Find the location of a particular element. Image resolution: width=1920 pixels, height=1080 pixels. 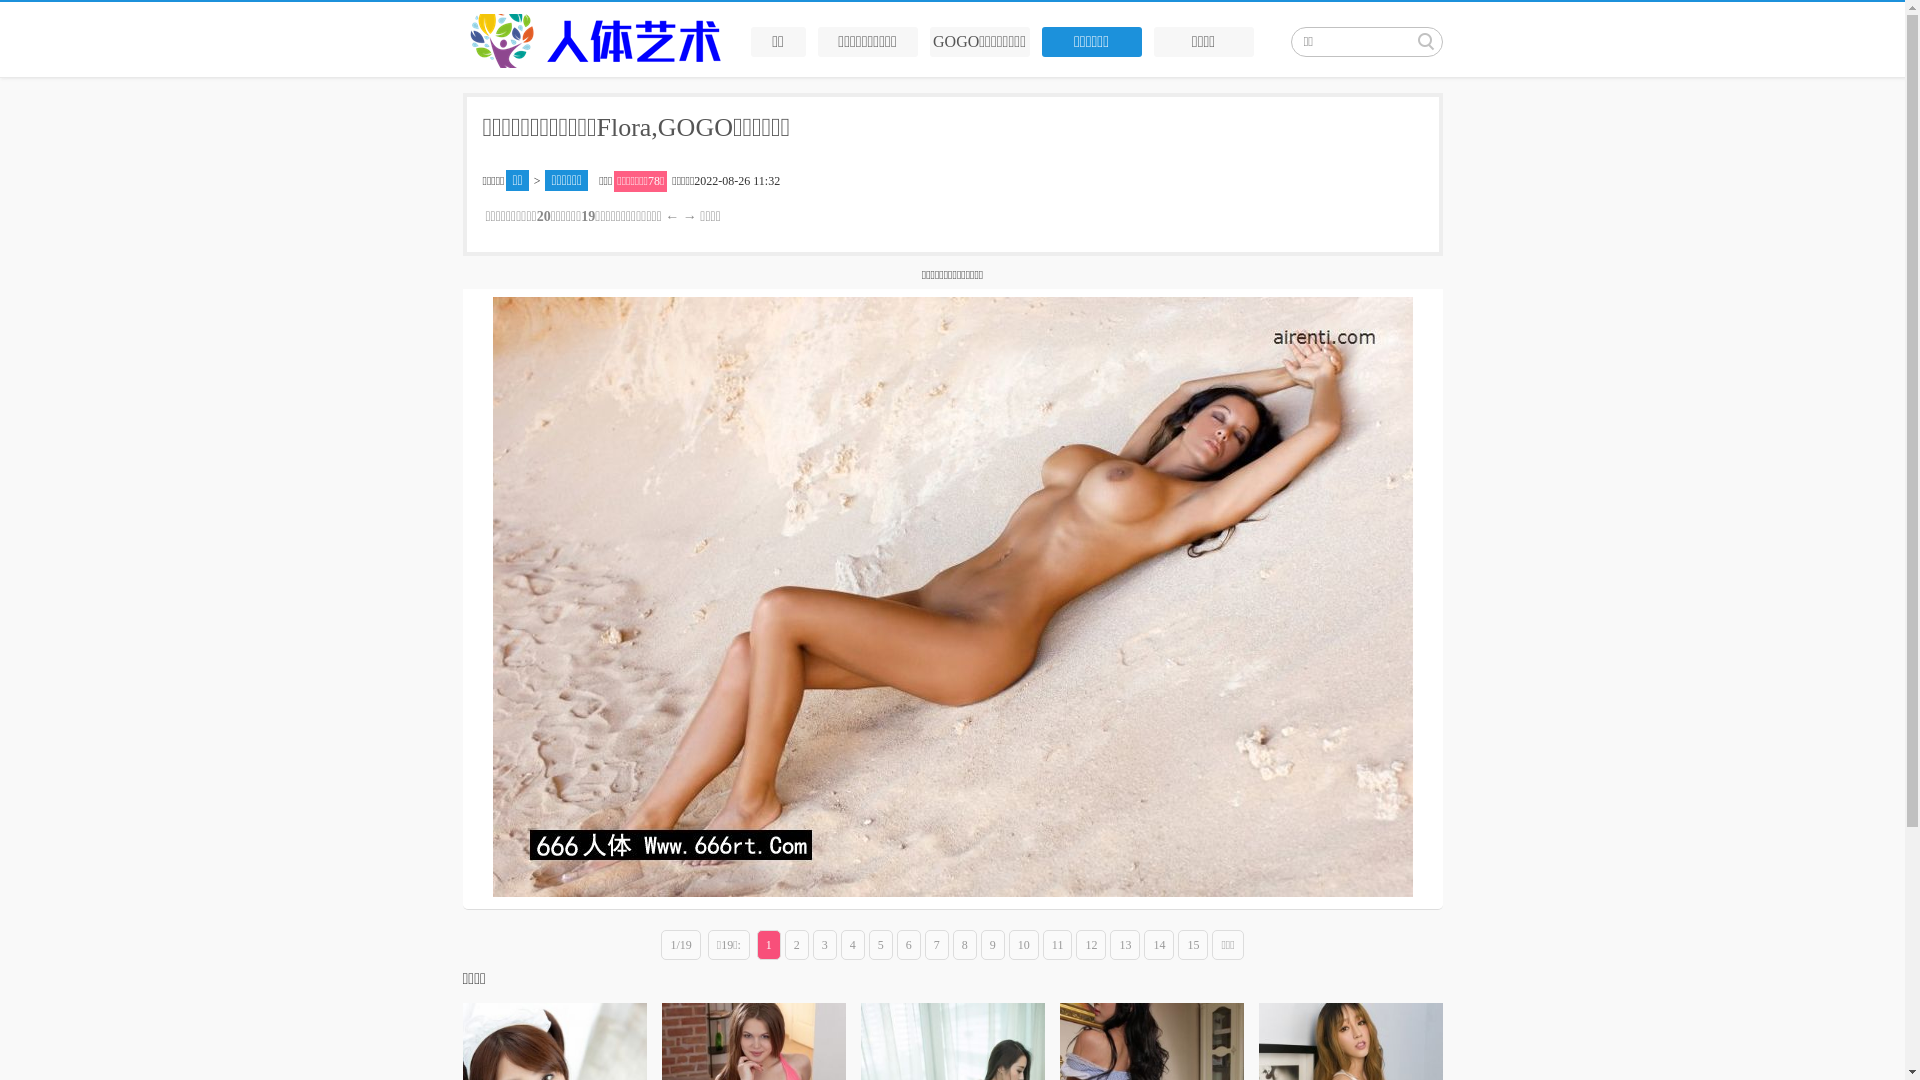

'12' is located at coordinates (1074, 945).